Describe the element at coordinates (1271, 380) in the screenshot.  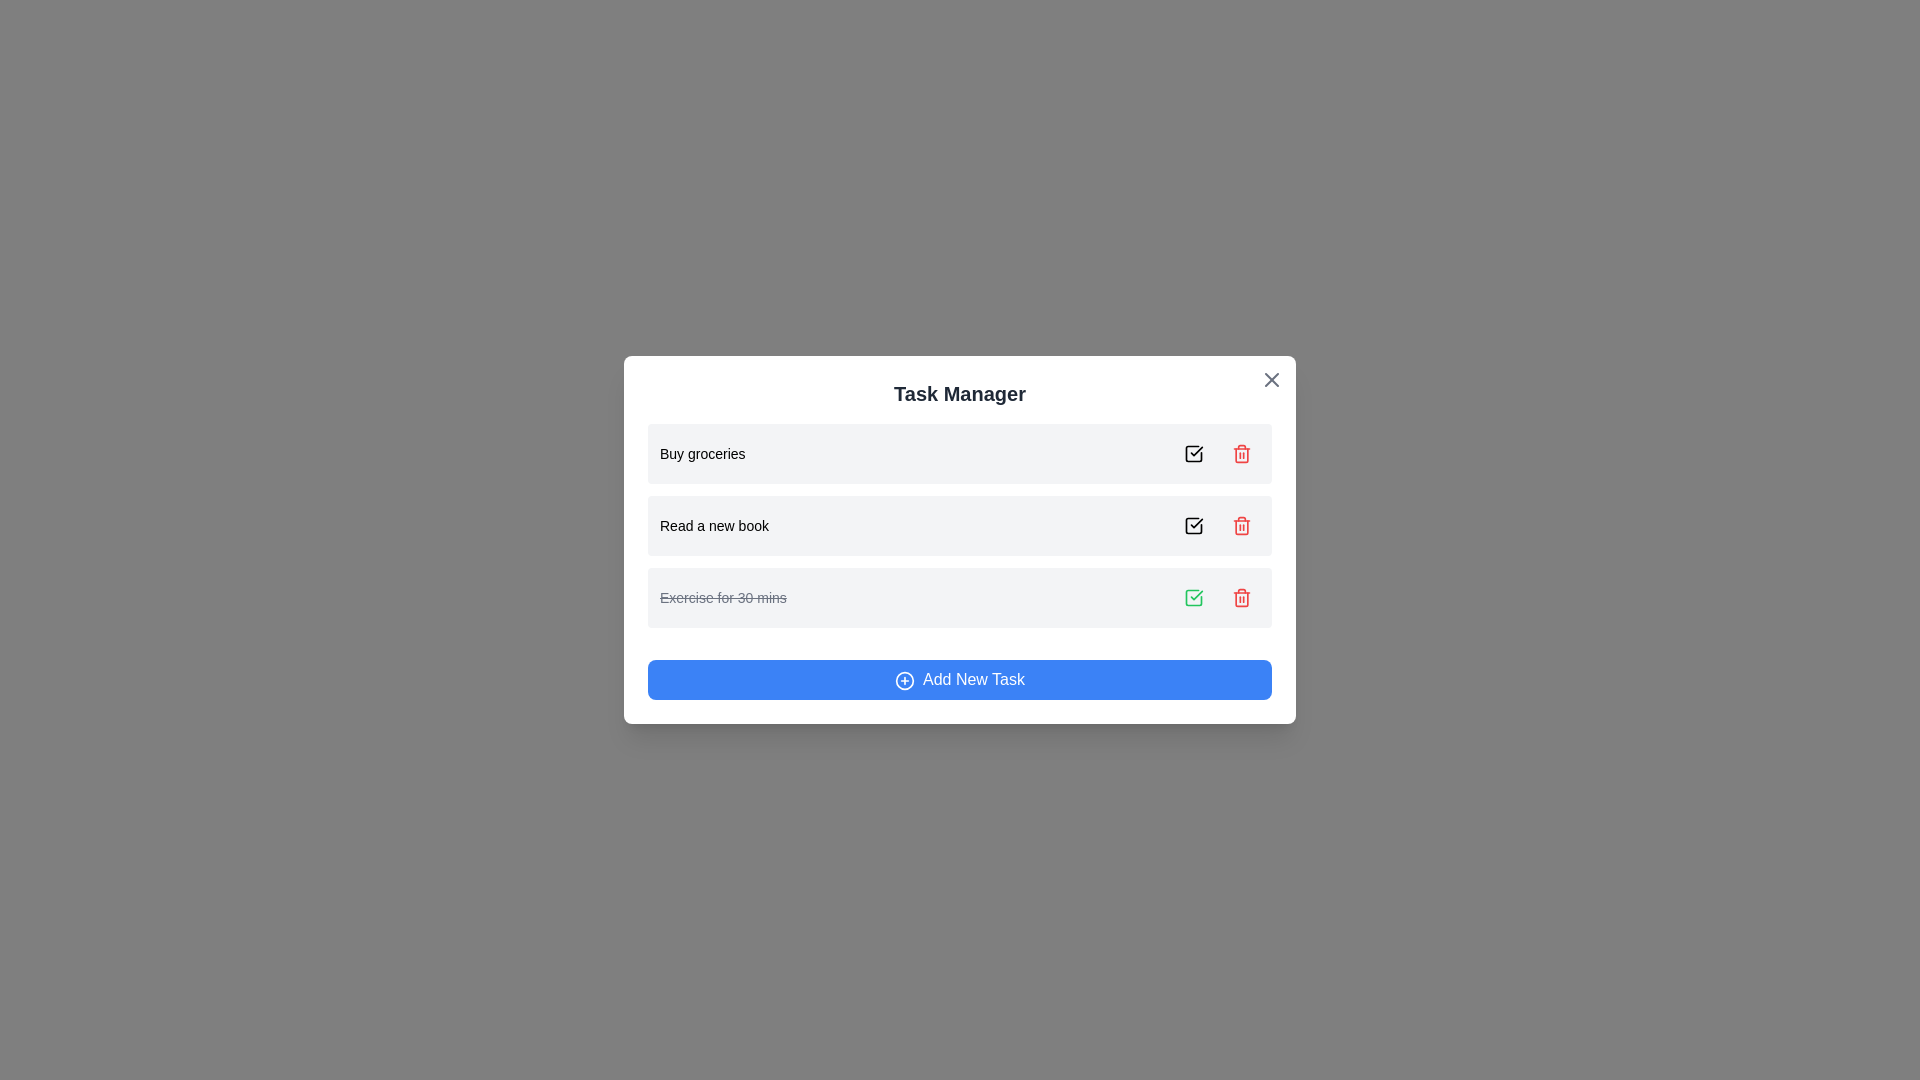
I see `the close button located in the top-right corner of the 'Task Manager' dialog box` at that location.